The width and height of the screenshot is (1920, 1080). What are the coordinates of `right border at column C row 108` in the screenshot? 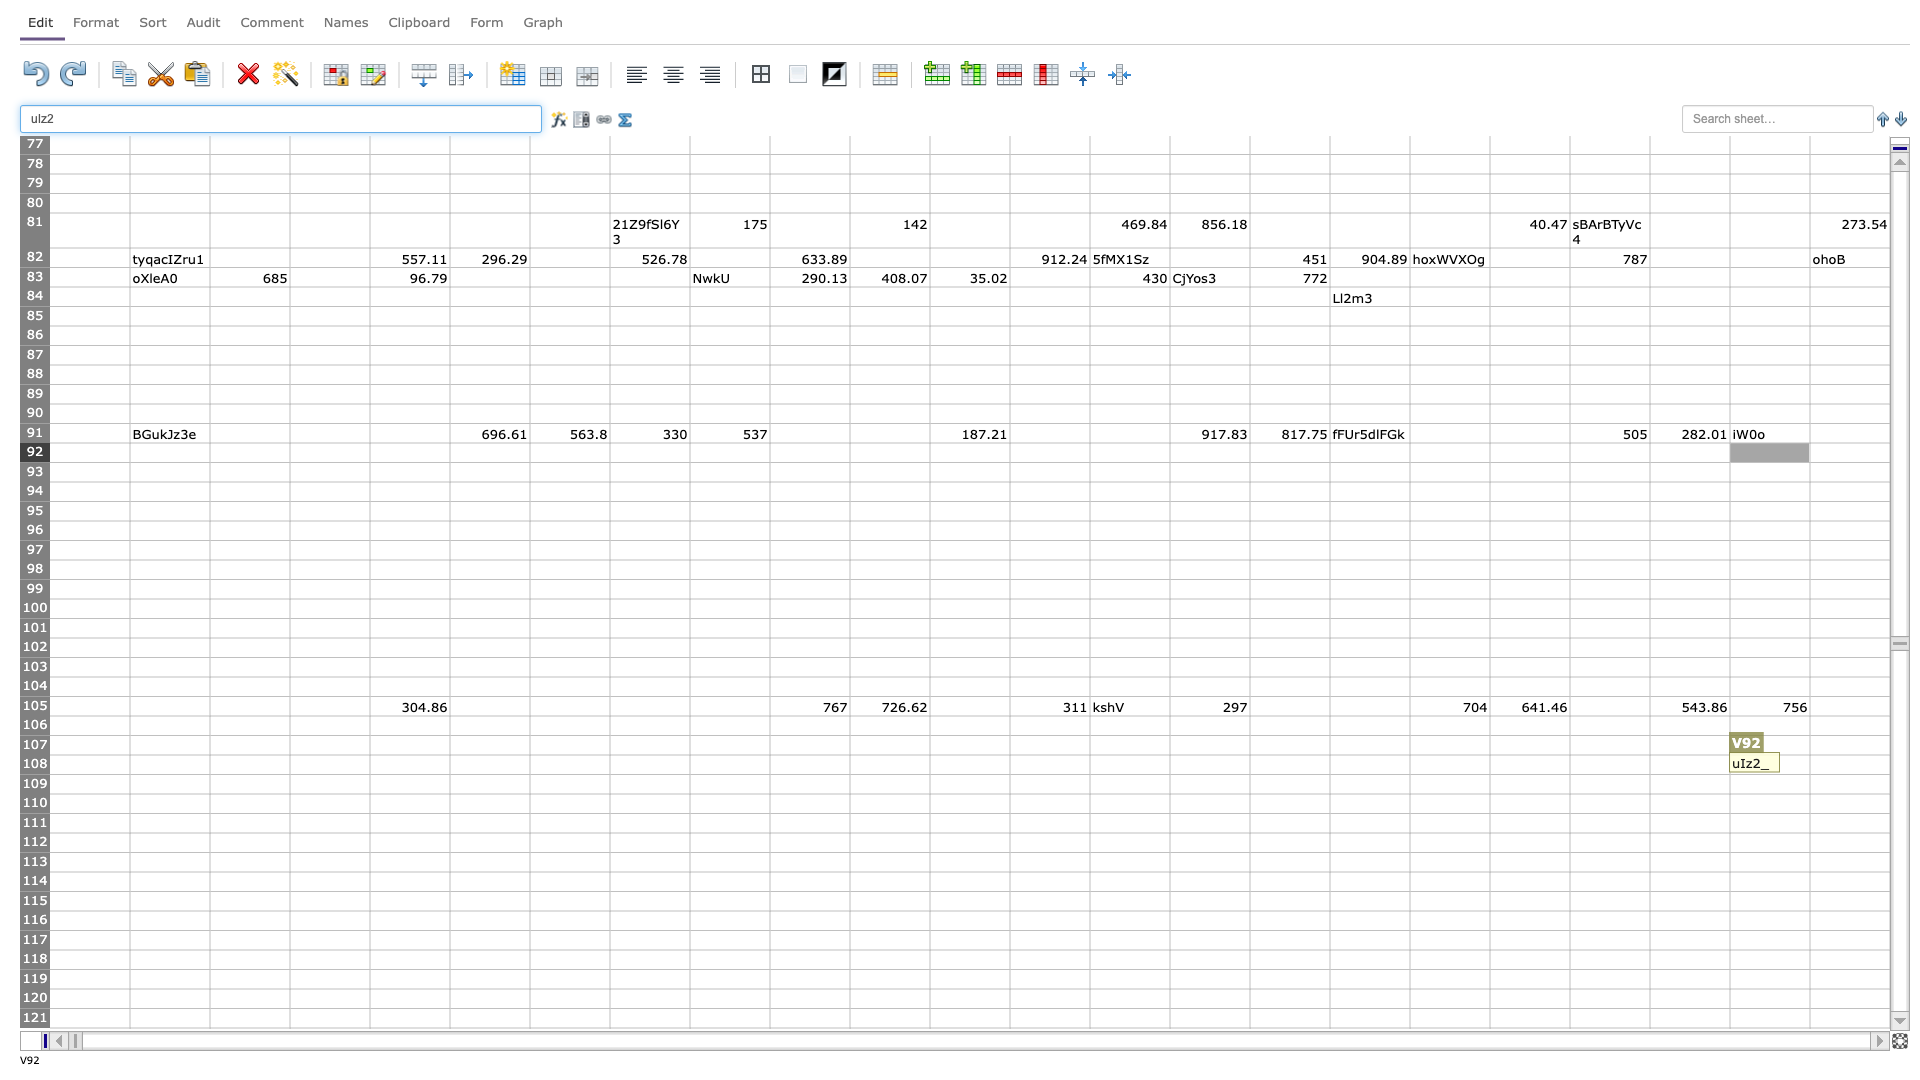 It's located at (288, 764).